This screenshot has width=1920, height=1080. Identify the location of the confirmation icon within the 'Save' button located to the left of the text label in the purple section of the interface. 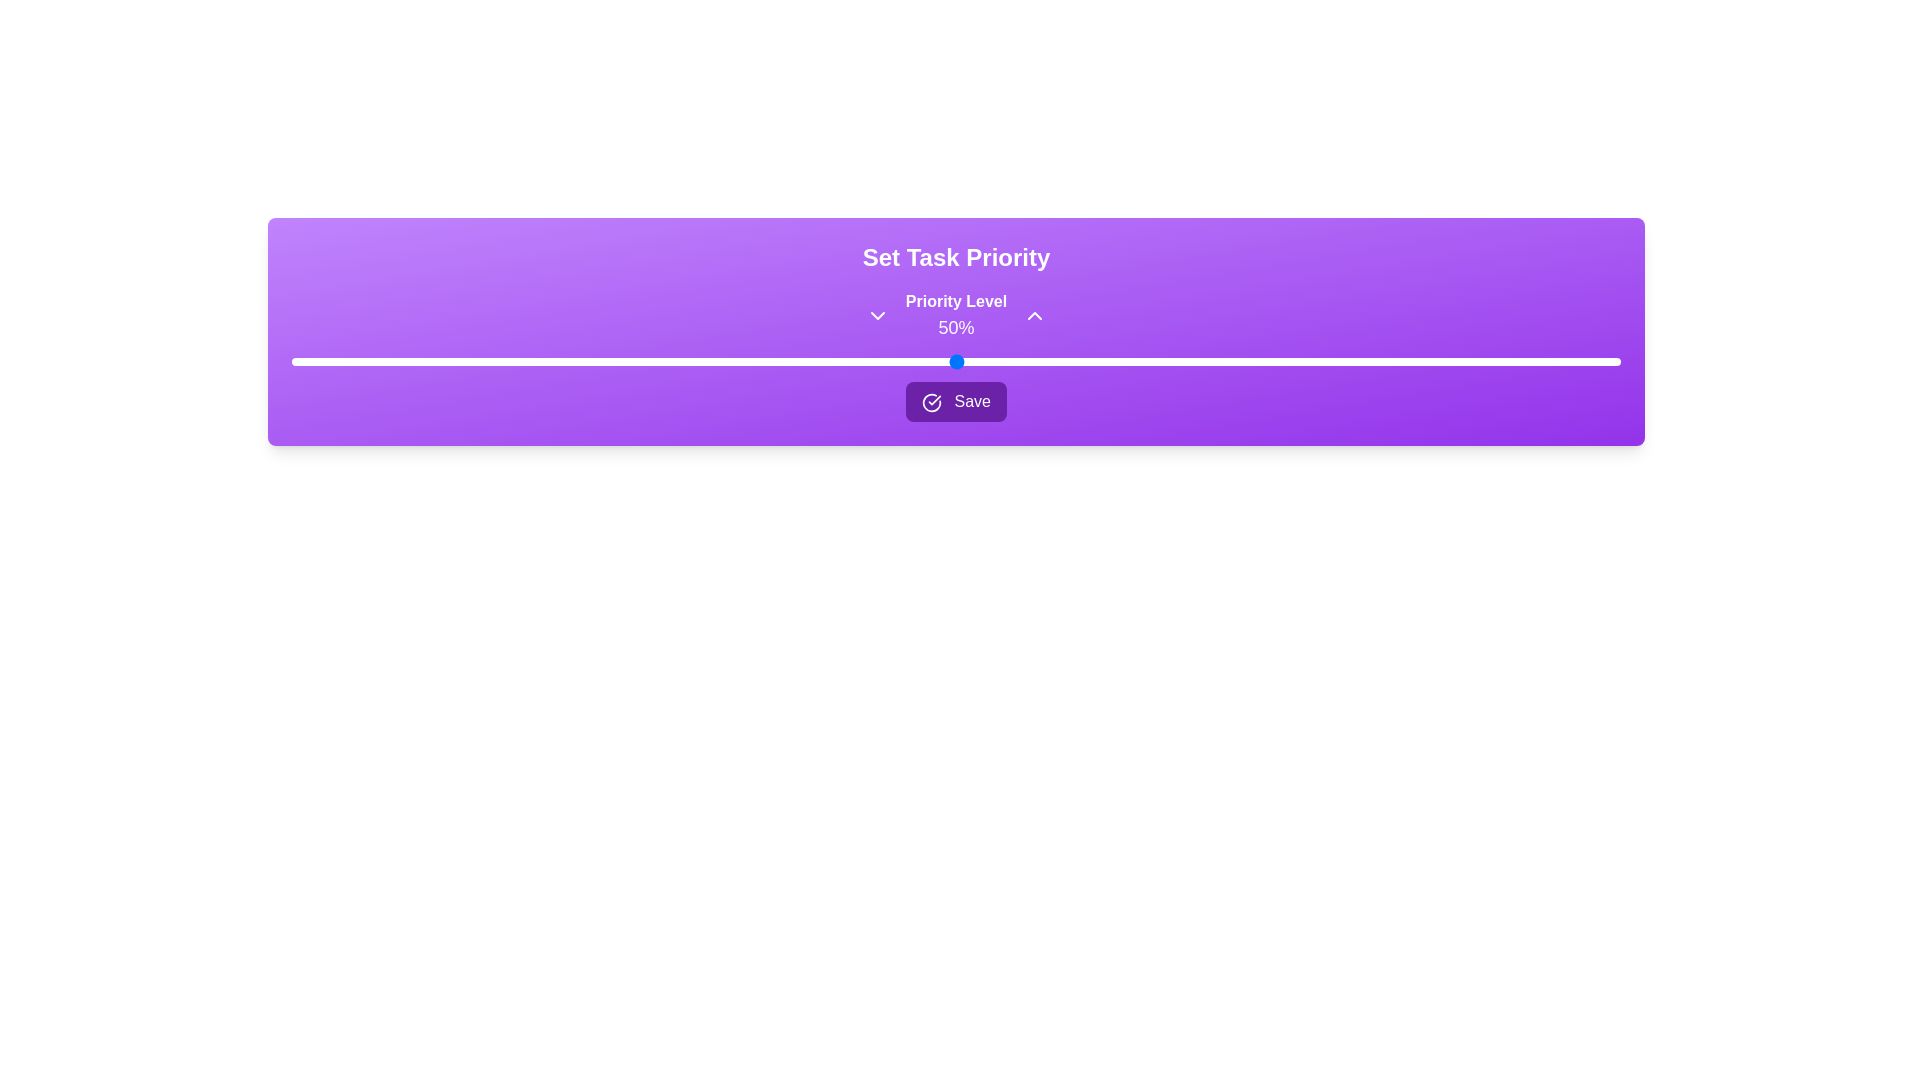
(930, 402).